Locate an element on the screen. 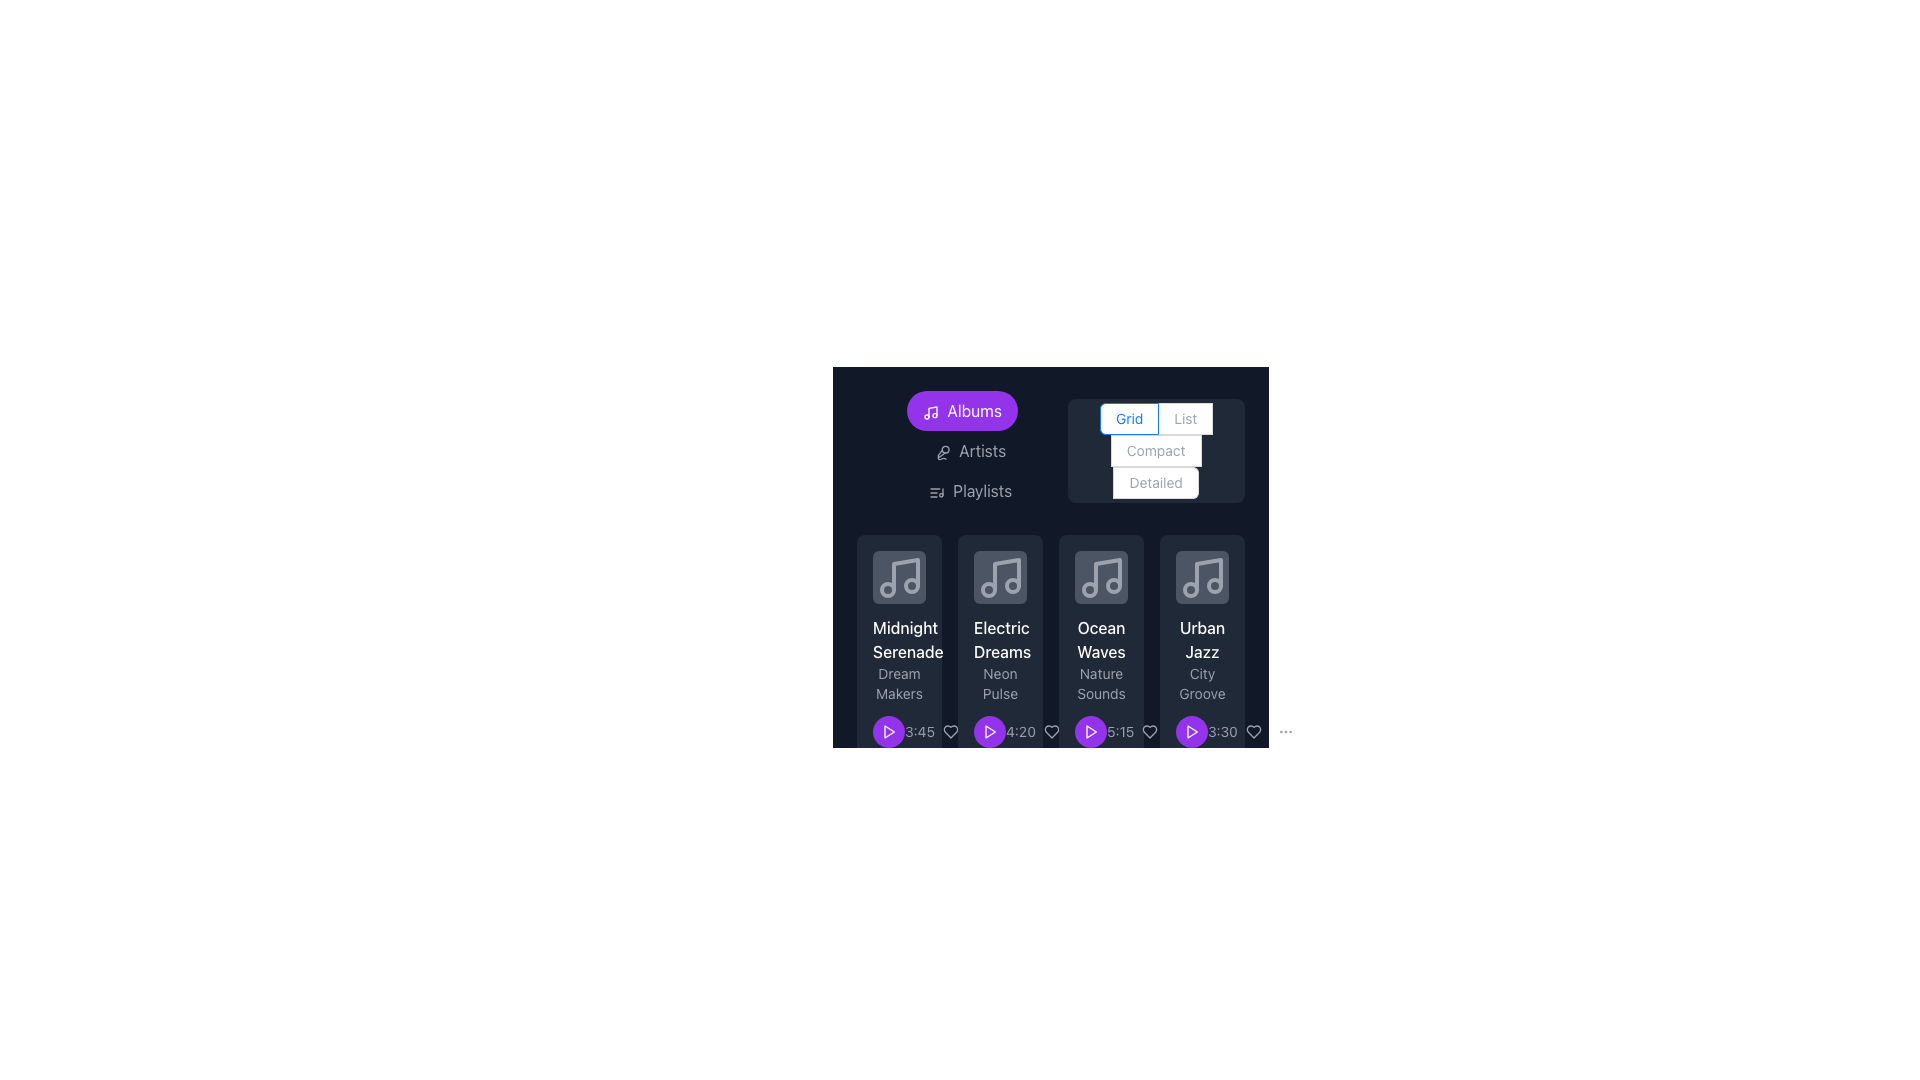  the music note icon with a purple background that is part of the 'Albums' tab button located at the top of the layout is located at coordinates (930, 411).